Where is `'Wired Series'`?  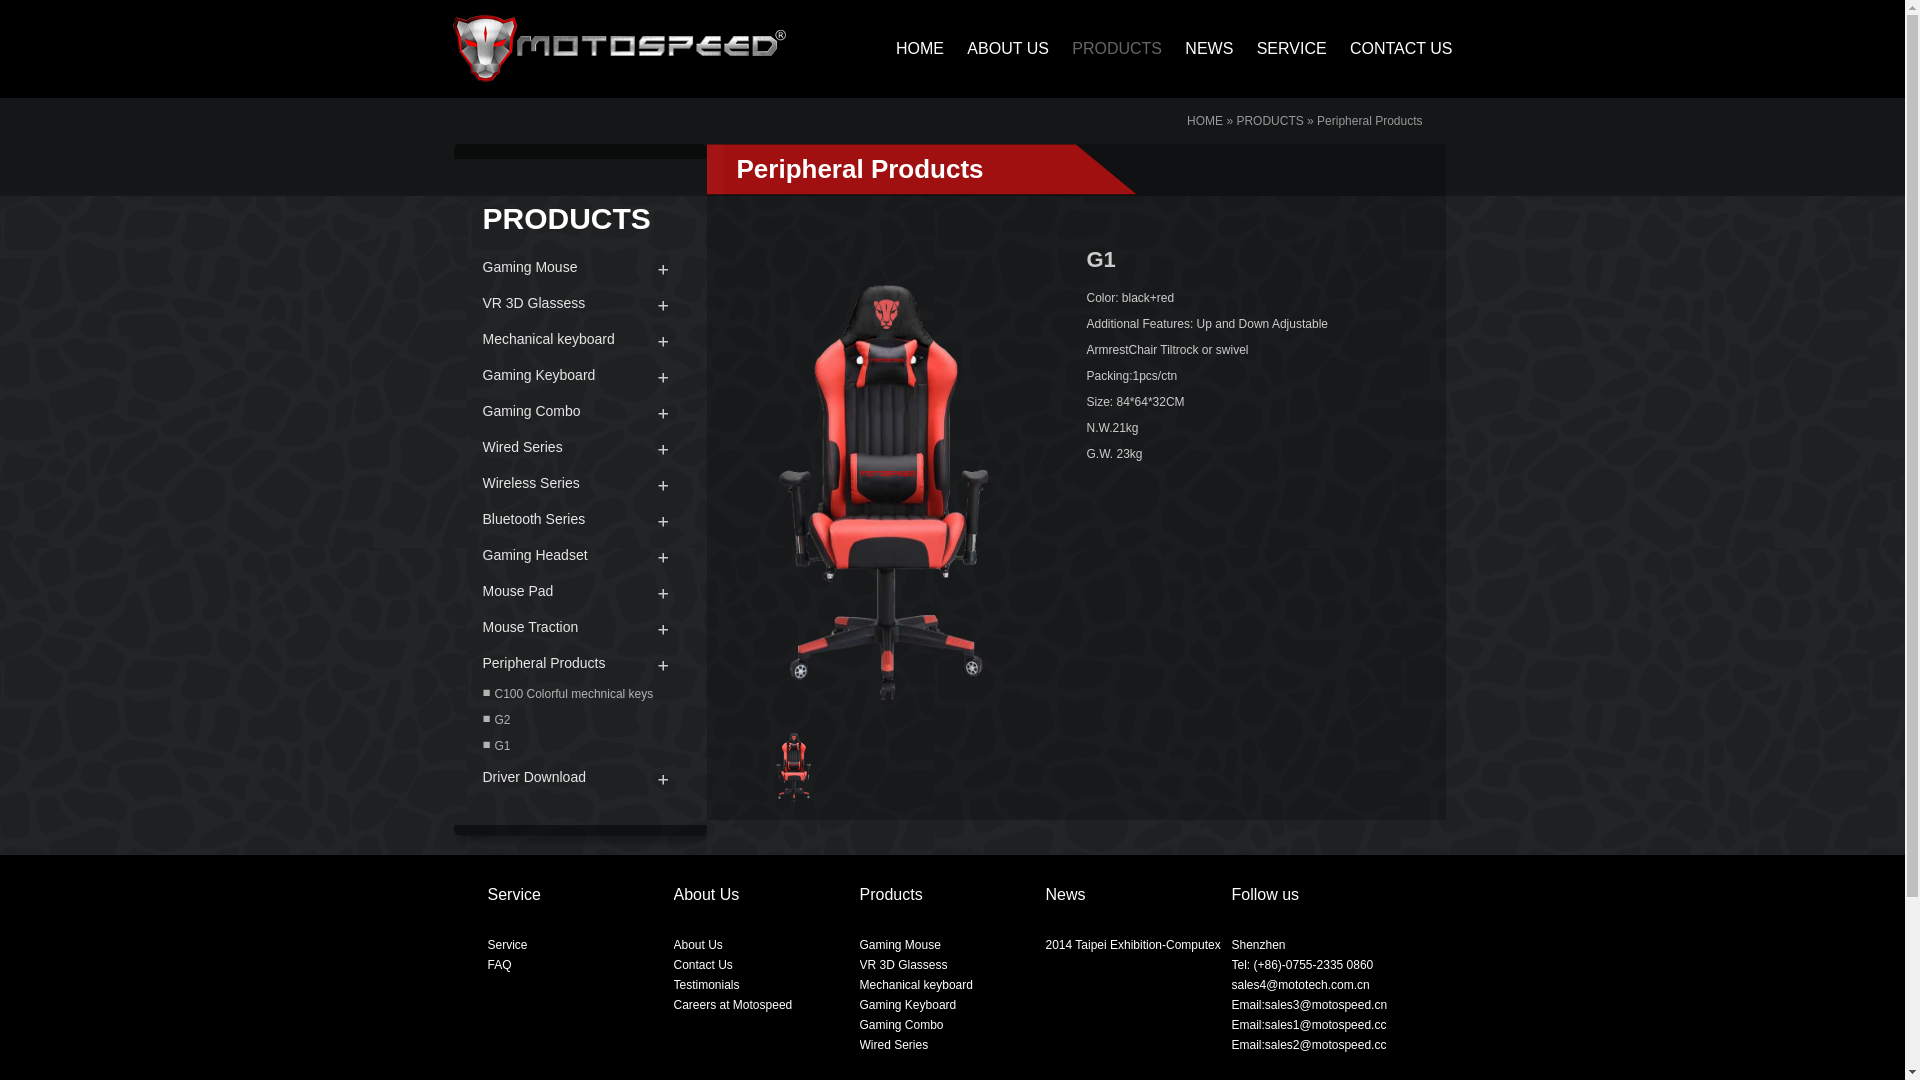 'Wired Series' is located at coordinates (578, 446).